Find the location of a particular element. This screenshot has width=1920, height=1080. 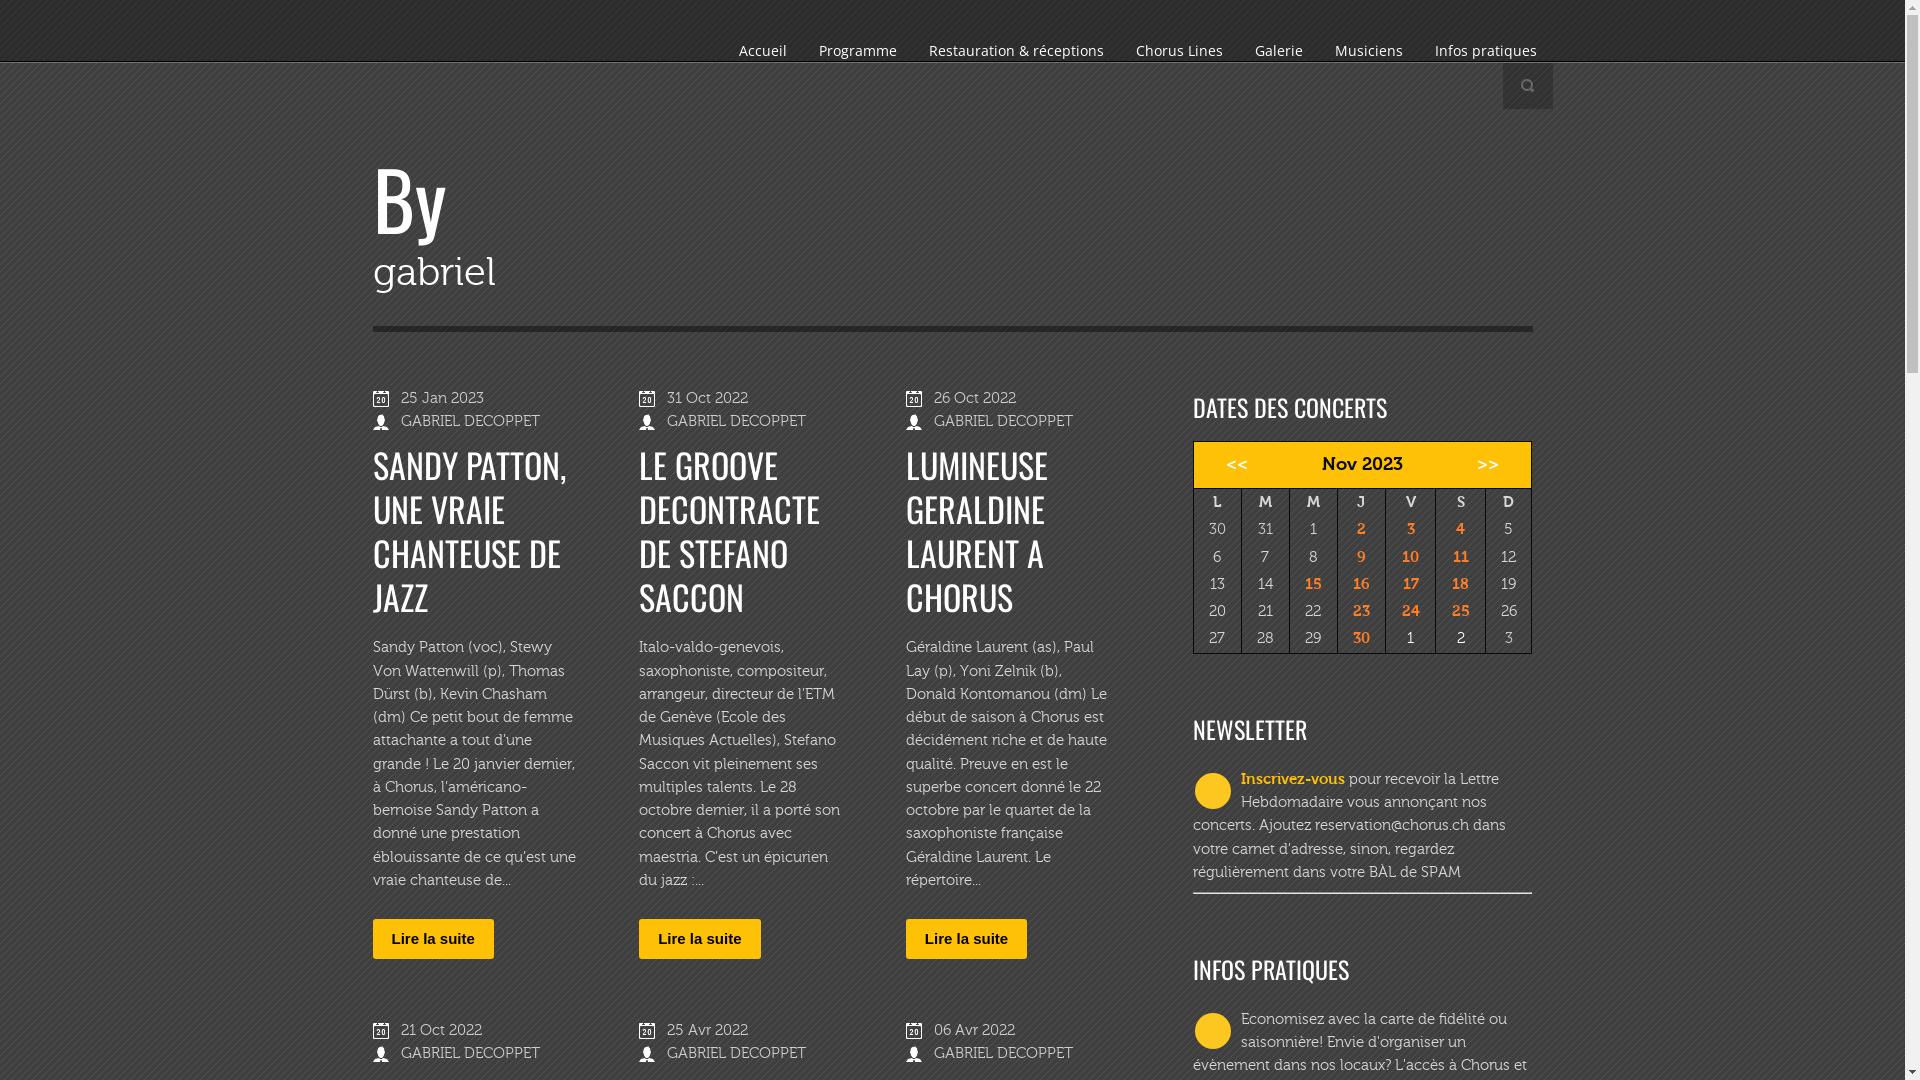

'Lire la suite' is located at coordinates (966, 938).